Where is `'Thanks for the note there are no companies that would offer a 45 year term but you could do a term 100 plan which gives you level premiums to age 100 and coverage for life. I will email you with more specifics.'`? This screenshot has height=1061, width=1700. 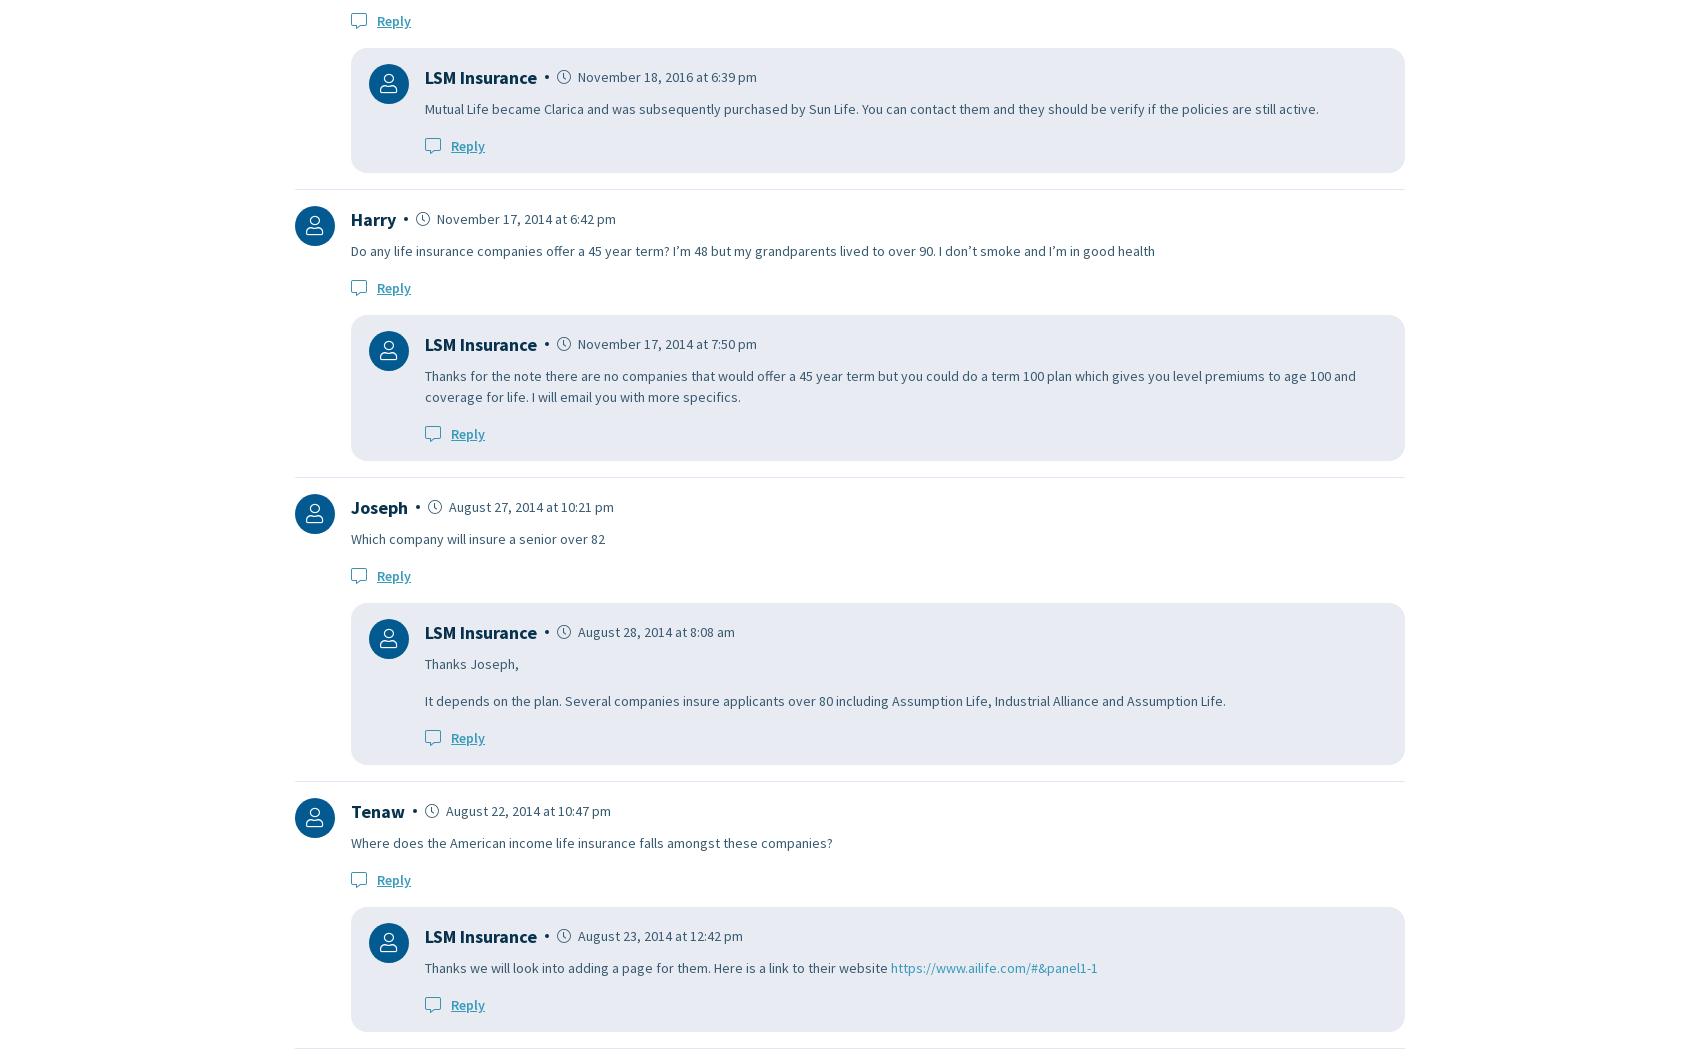 'Thanks for the note there are no companies that would offer a 45 year term but you could do a term 100 plan which gives you level premiums to age 100 and coverage for life. I will email you with more specifics.' is located at coordinates (425, 385).